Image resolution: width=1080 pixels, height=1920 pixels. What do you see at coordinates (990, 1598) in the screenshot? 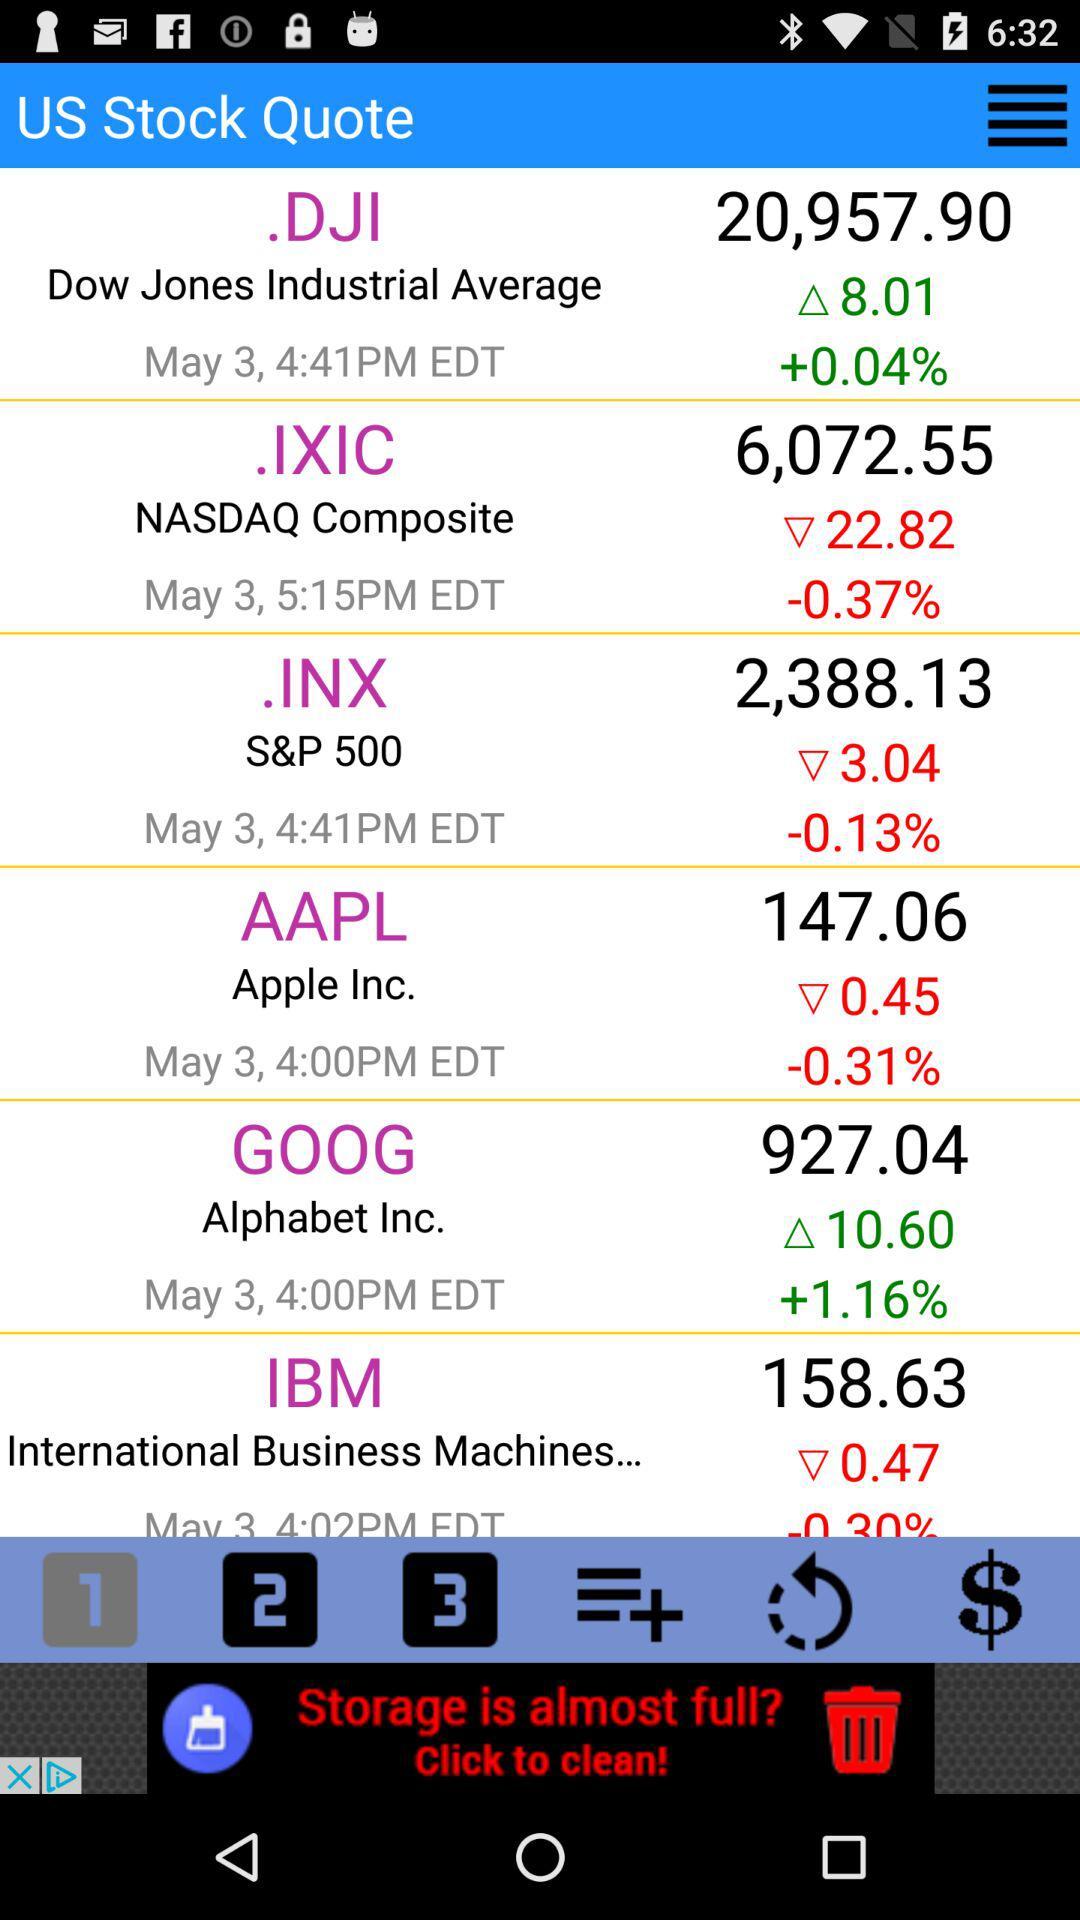
I see `the dollar icon on the bottom  right corner of the web page` at bounding box center [990, 1598].